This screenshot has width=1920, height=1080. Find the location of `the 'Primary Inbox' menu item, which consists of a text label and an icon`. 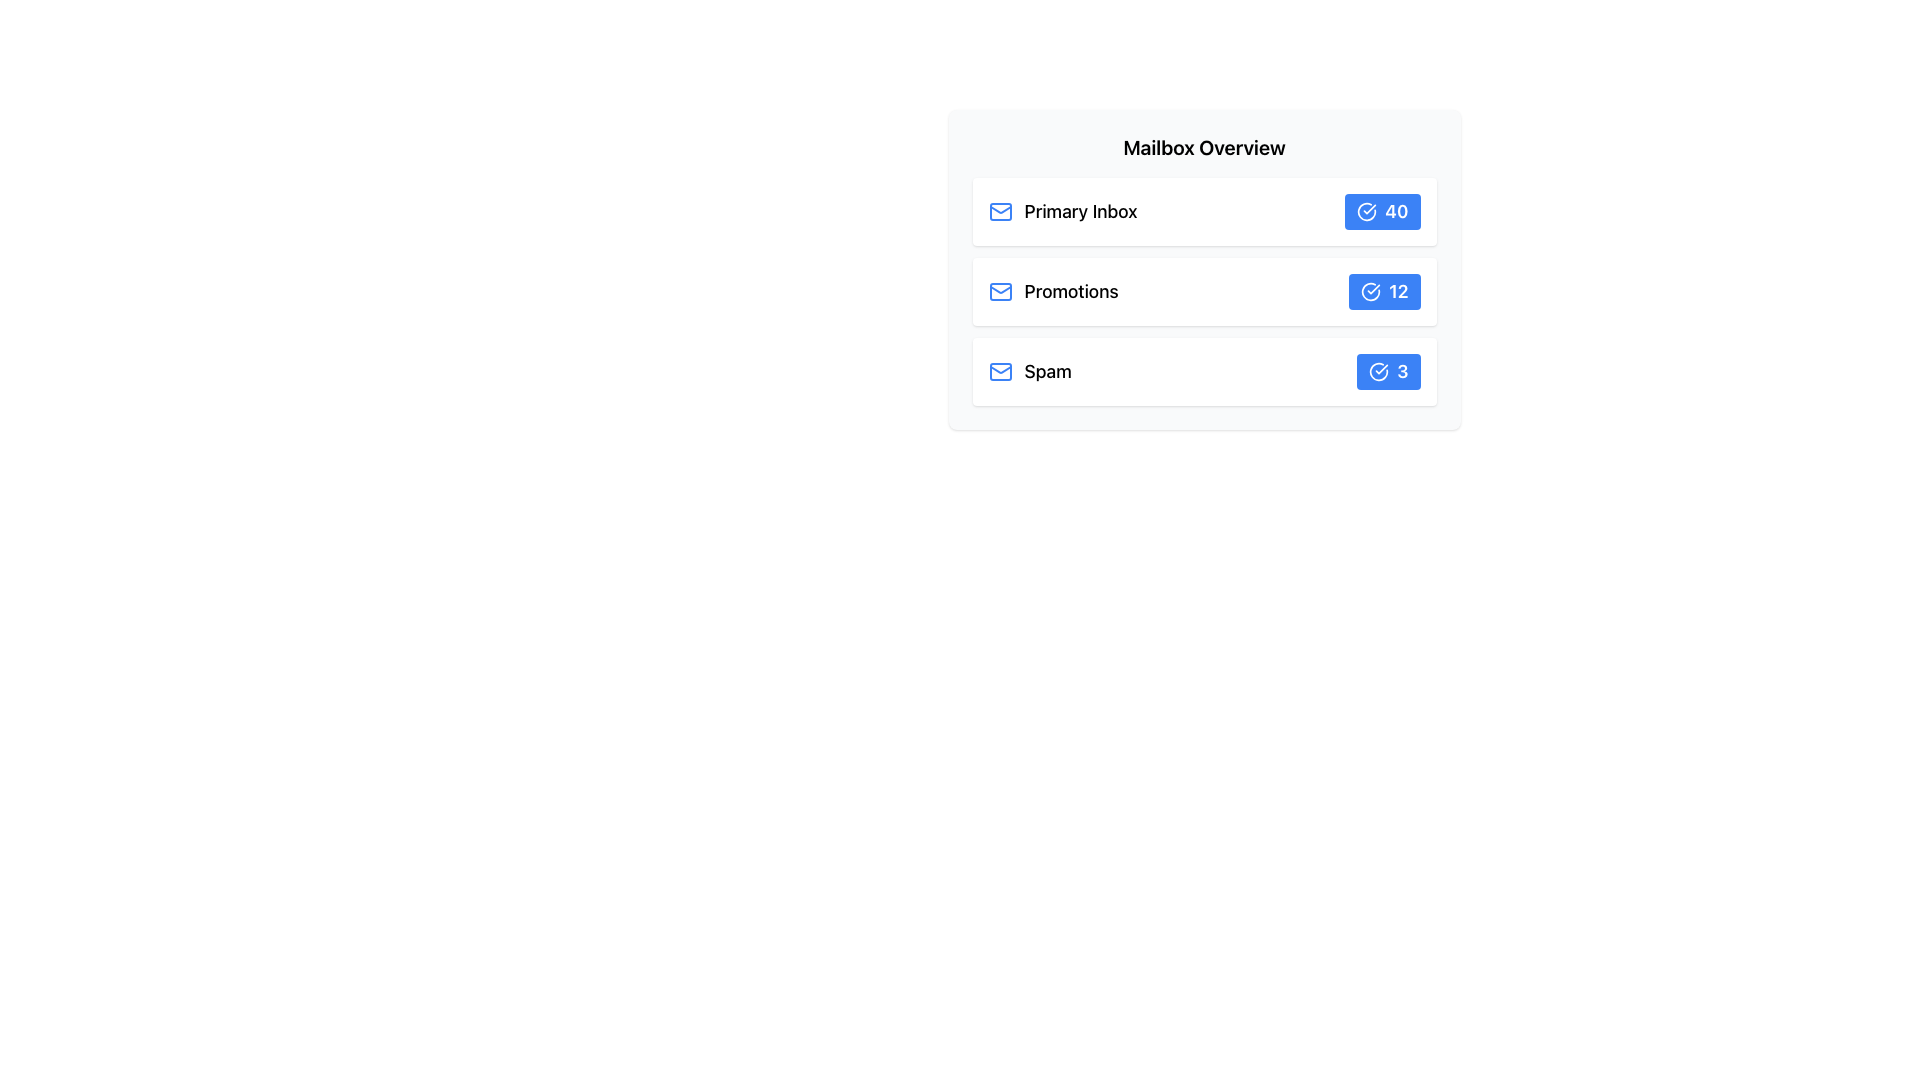

the 'Primary Inbox' menu item, which consists of a text label and an icon is located at coordinates (1061, 212).